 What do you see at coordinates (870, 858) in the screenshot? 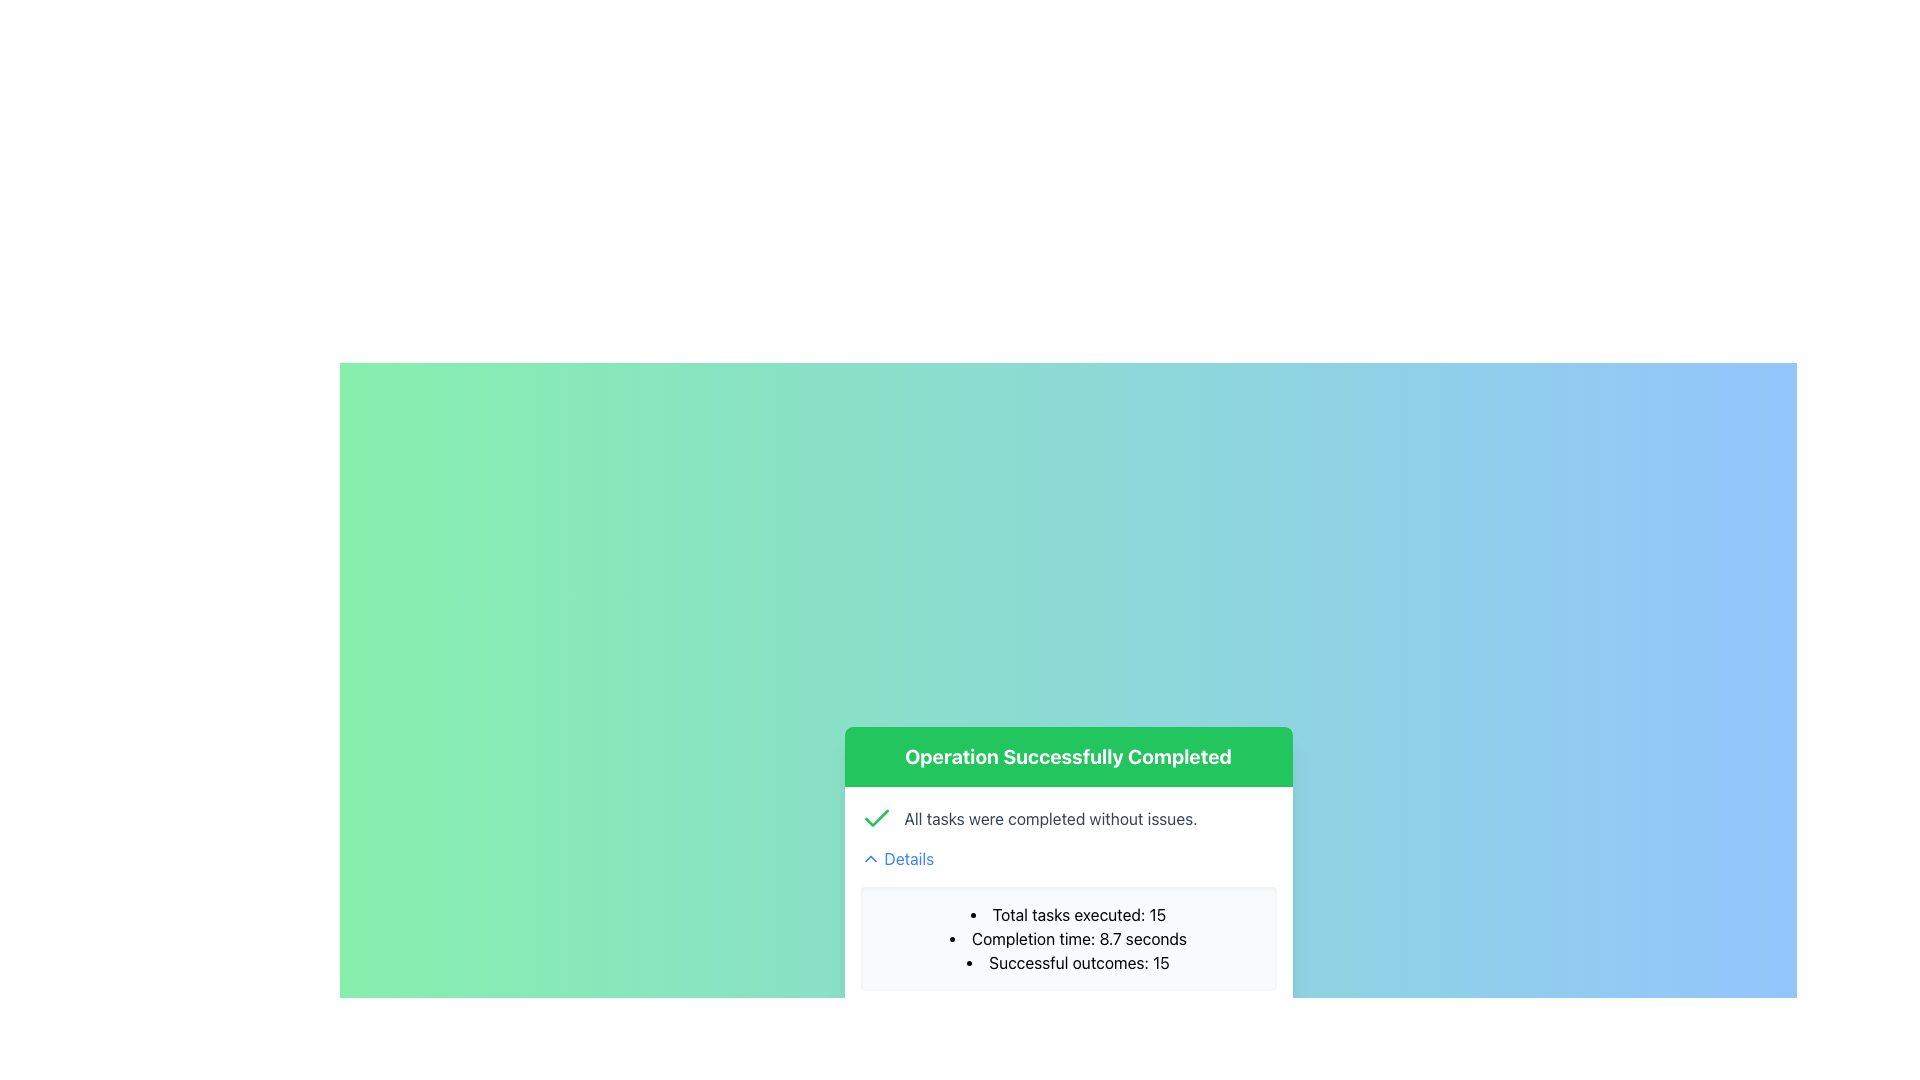
I see `the Chevron Down icon used to expand or collapse additional information next to the 'Details' text for keyboard navigation` at bounding box center [870, 858].